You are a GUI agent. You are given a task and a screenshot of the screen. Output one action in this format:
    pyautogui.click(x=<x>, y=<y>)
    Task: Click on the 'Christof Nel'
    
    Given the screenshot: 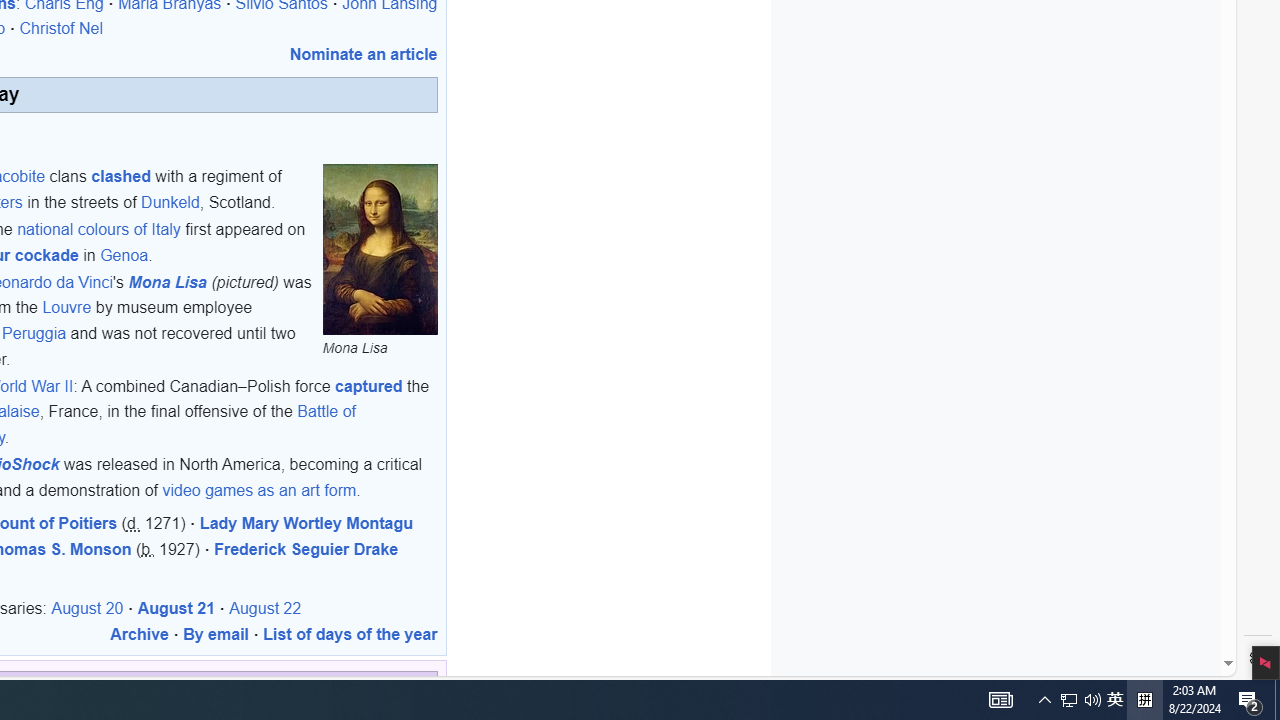 What is the action you would take?
    pyautogui.click(x=61, y=29)
    